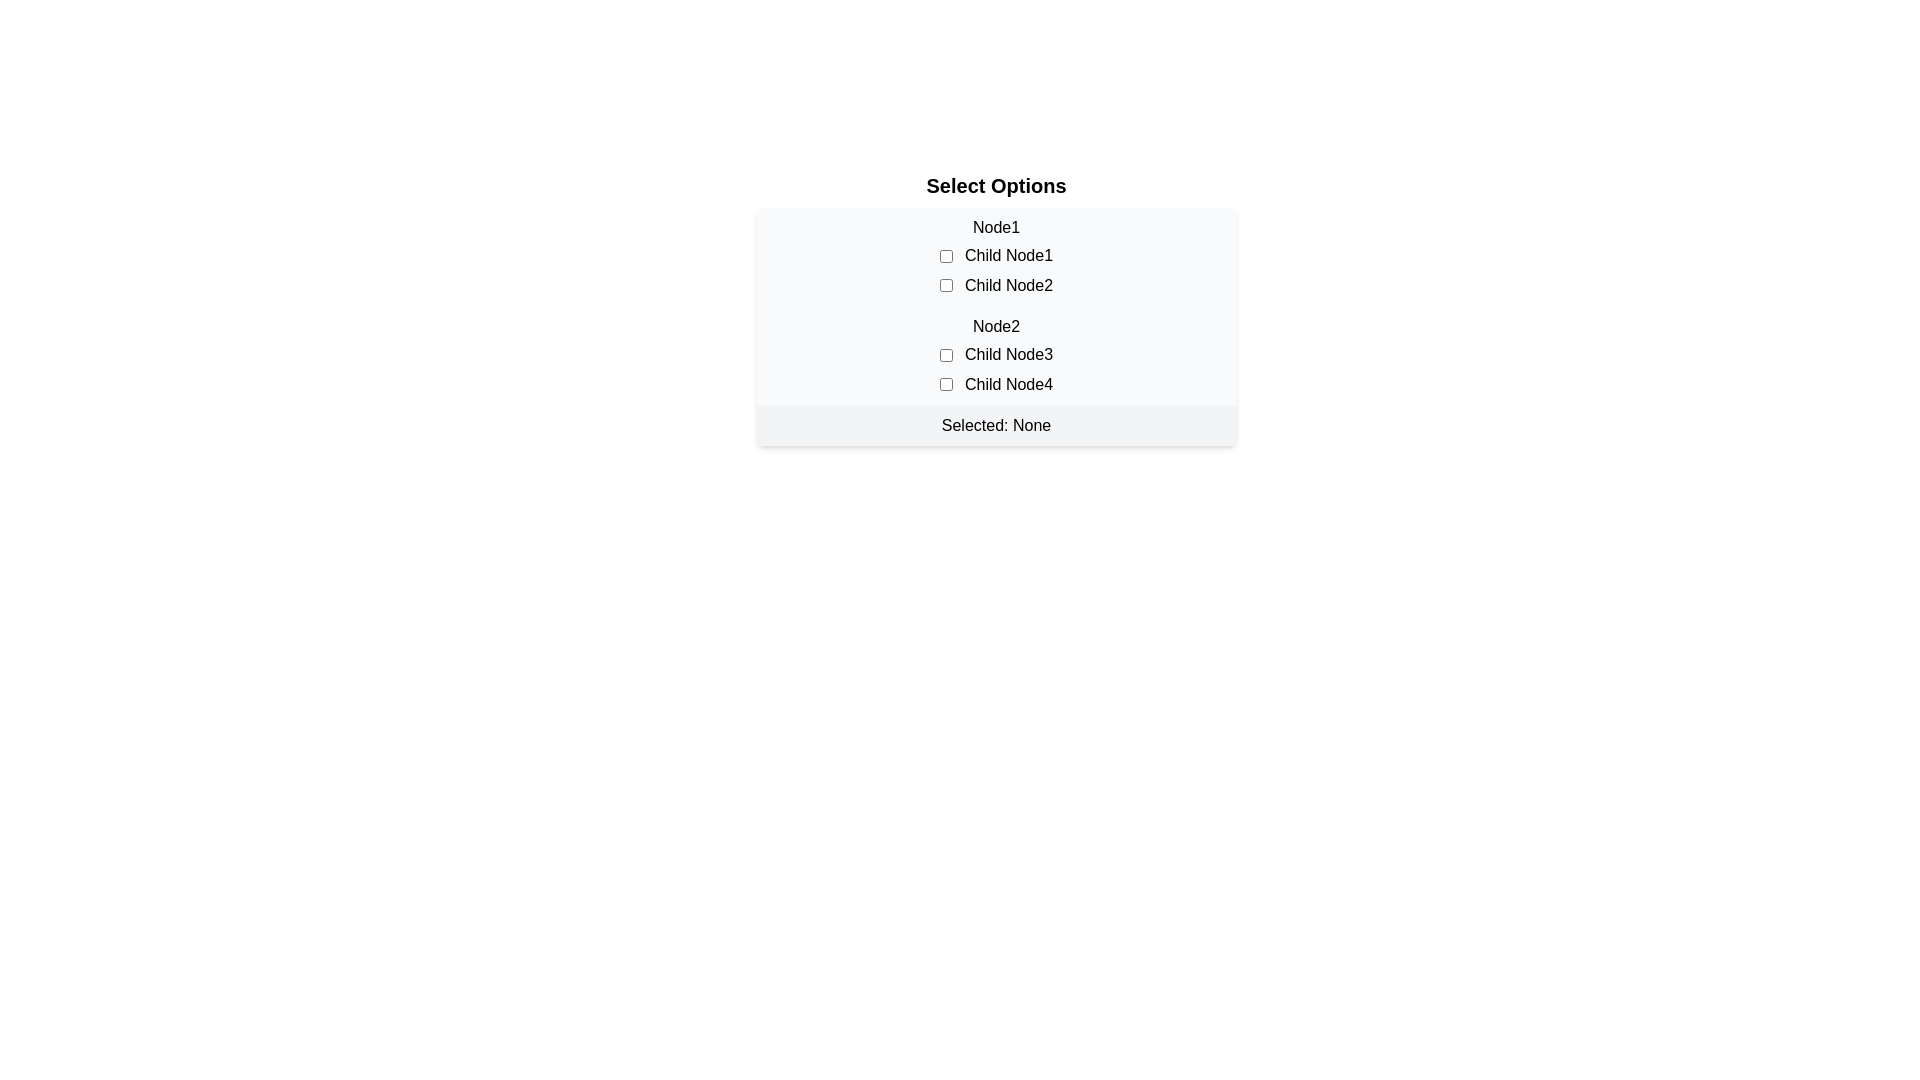 The height and width of the screenshot is (1080, 1920). I want to click on the selection interface element that allows users to make specific selections among the options provided, located beneath the title 'Select Options', so click(996, 326).